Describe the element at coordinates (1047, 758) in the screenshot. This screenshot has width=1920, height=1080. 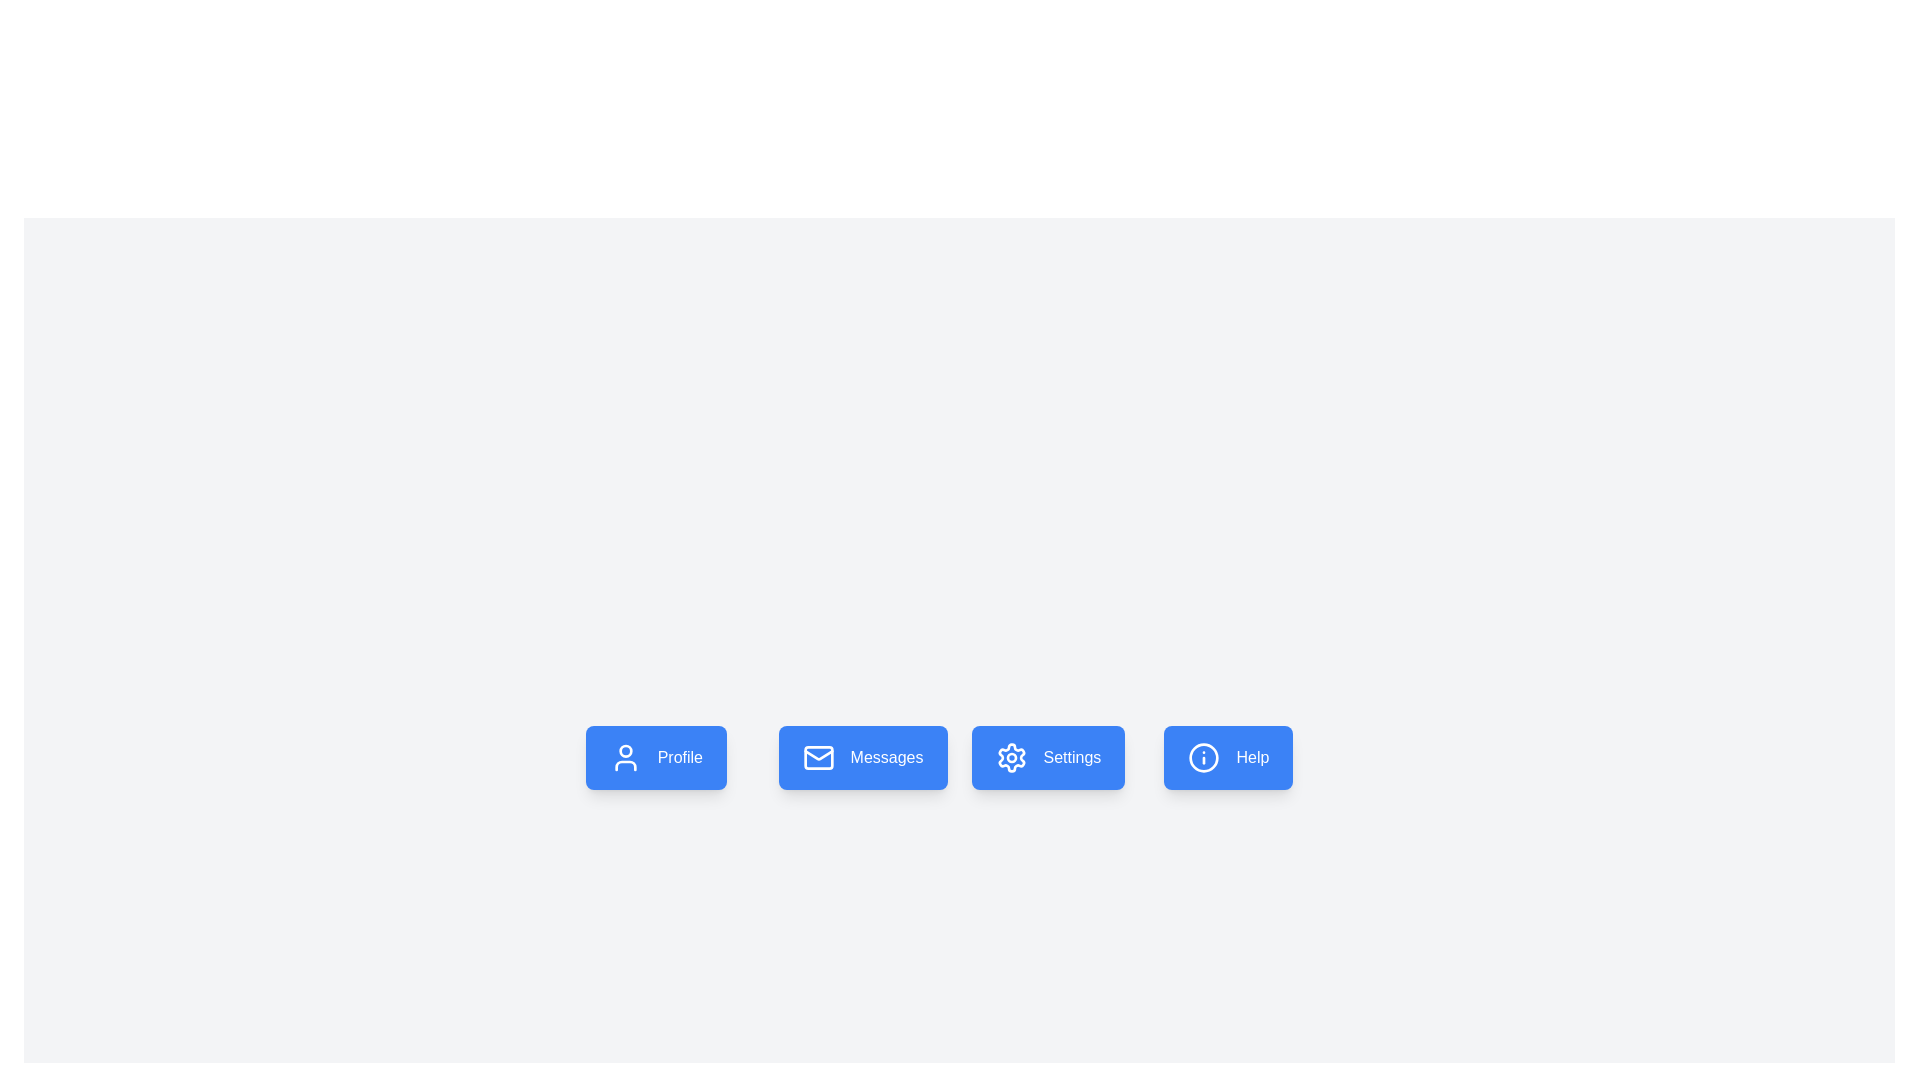
I see `the blue rectangular 'Settings' button with rounded corners and a gear icon to visualize its hover state` at that location.